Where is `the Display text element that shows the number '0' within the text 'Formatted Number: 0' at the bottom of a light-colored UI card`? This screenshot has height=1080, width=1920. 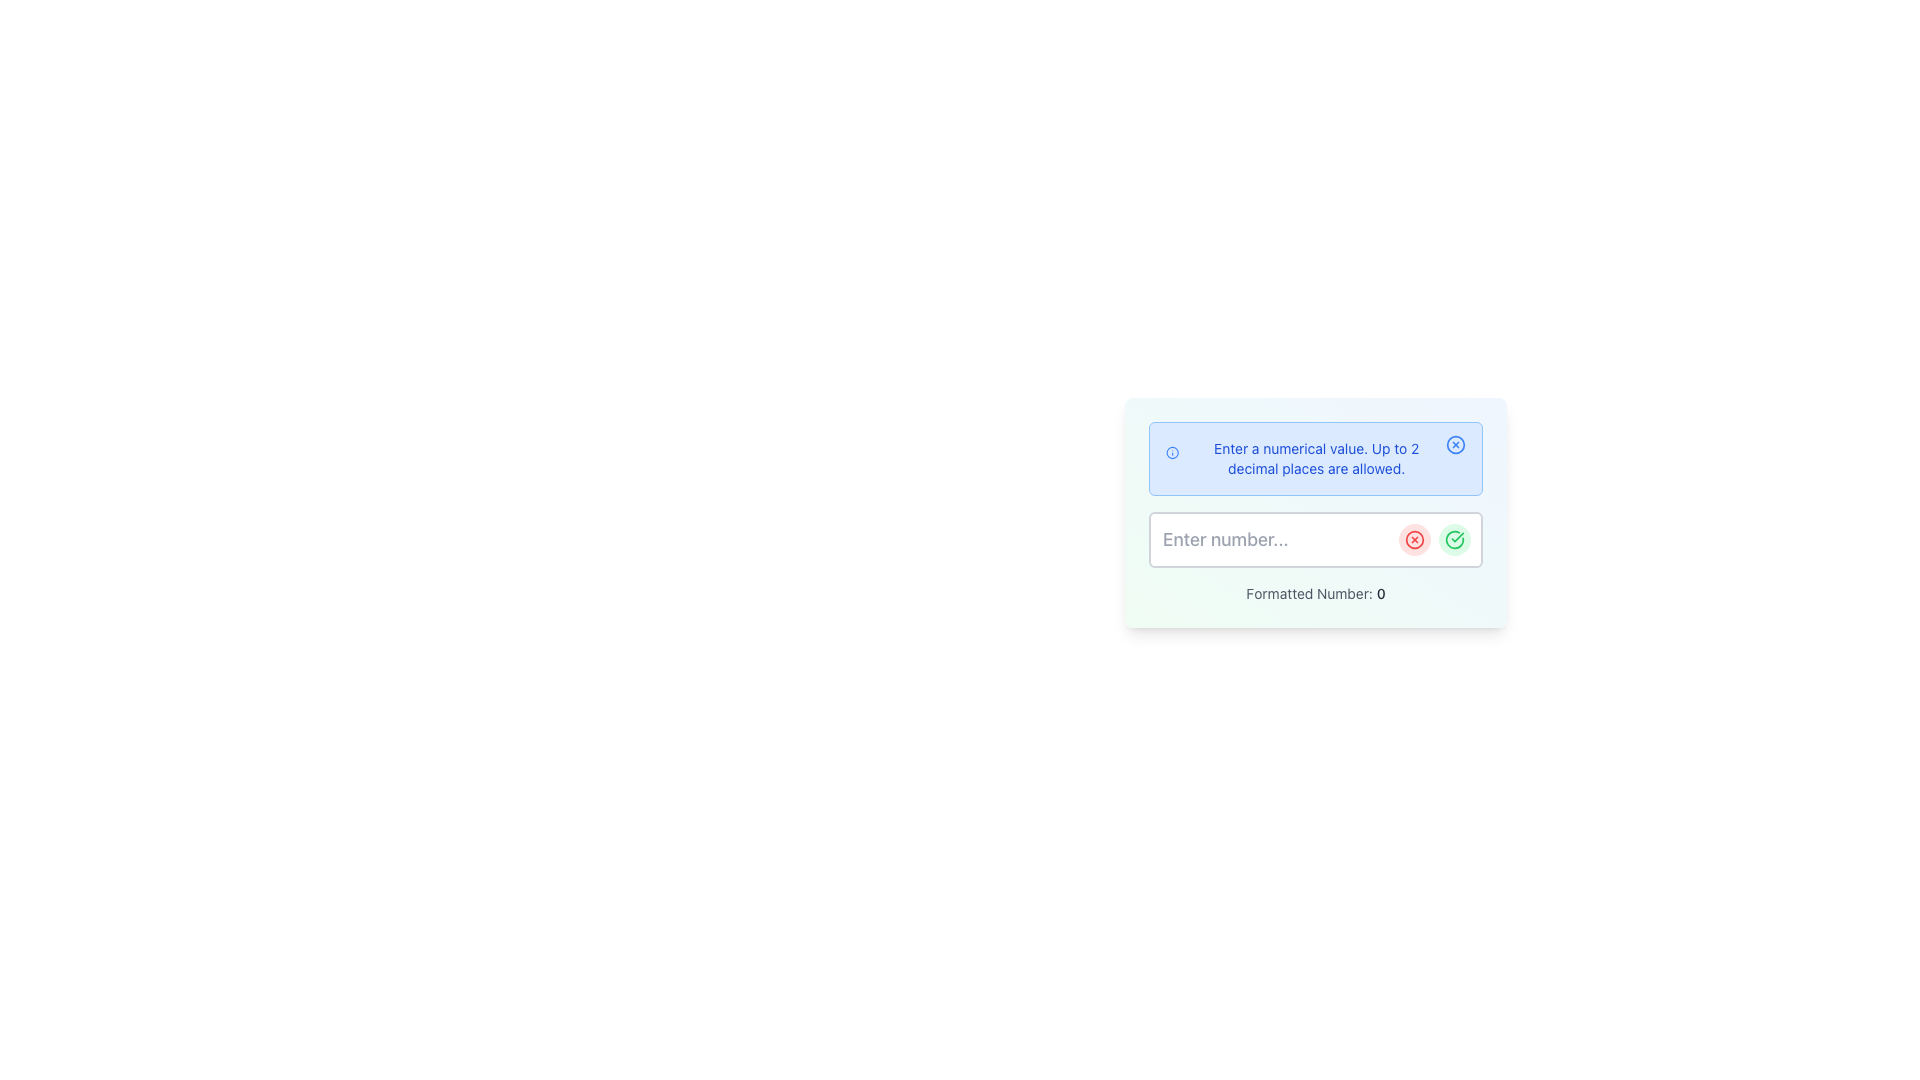 the Display text element that shows the number '0' within the text 'Formatted Number: 0' at the bottom of a light-colored UI card is located at coordinates (1380, 592).